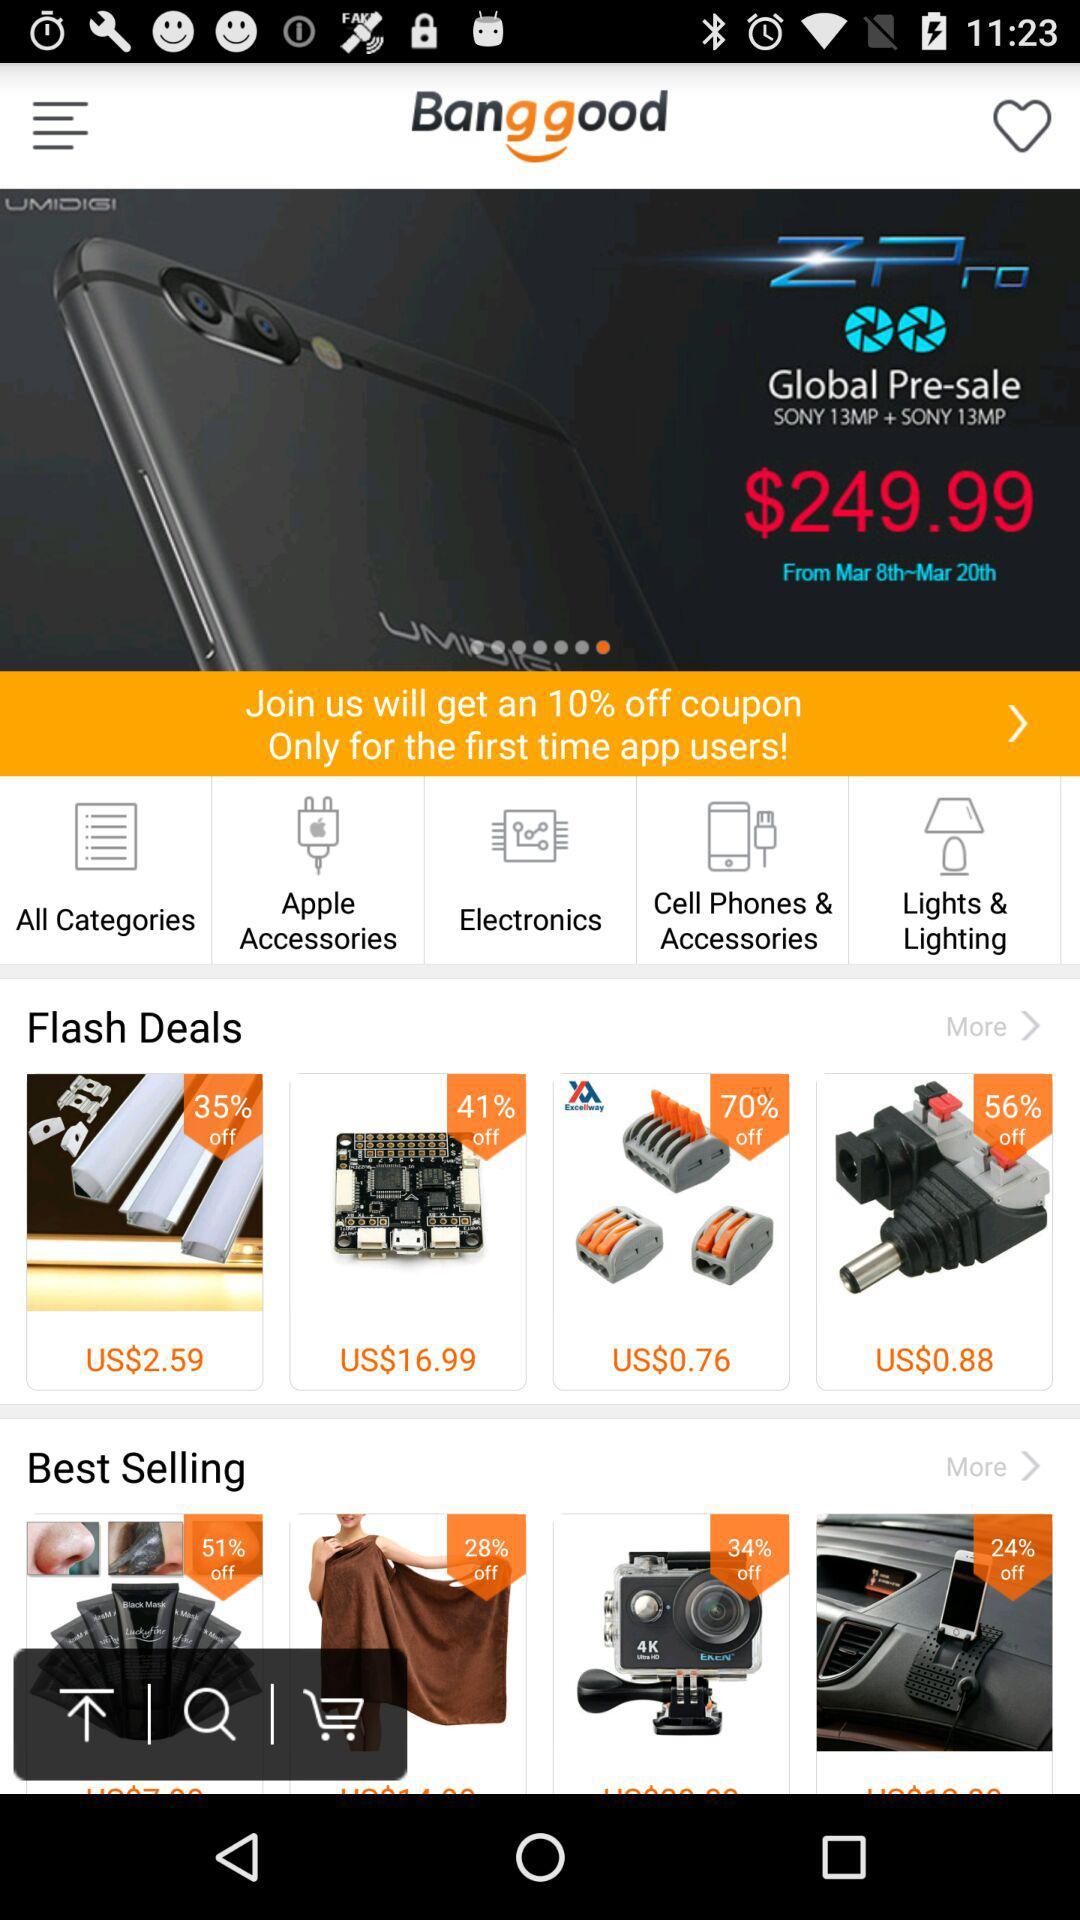  What do you see at coordinates (59, 124) in the screenshot?
I see `open the menu` at bounding box center [59, 124].